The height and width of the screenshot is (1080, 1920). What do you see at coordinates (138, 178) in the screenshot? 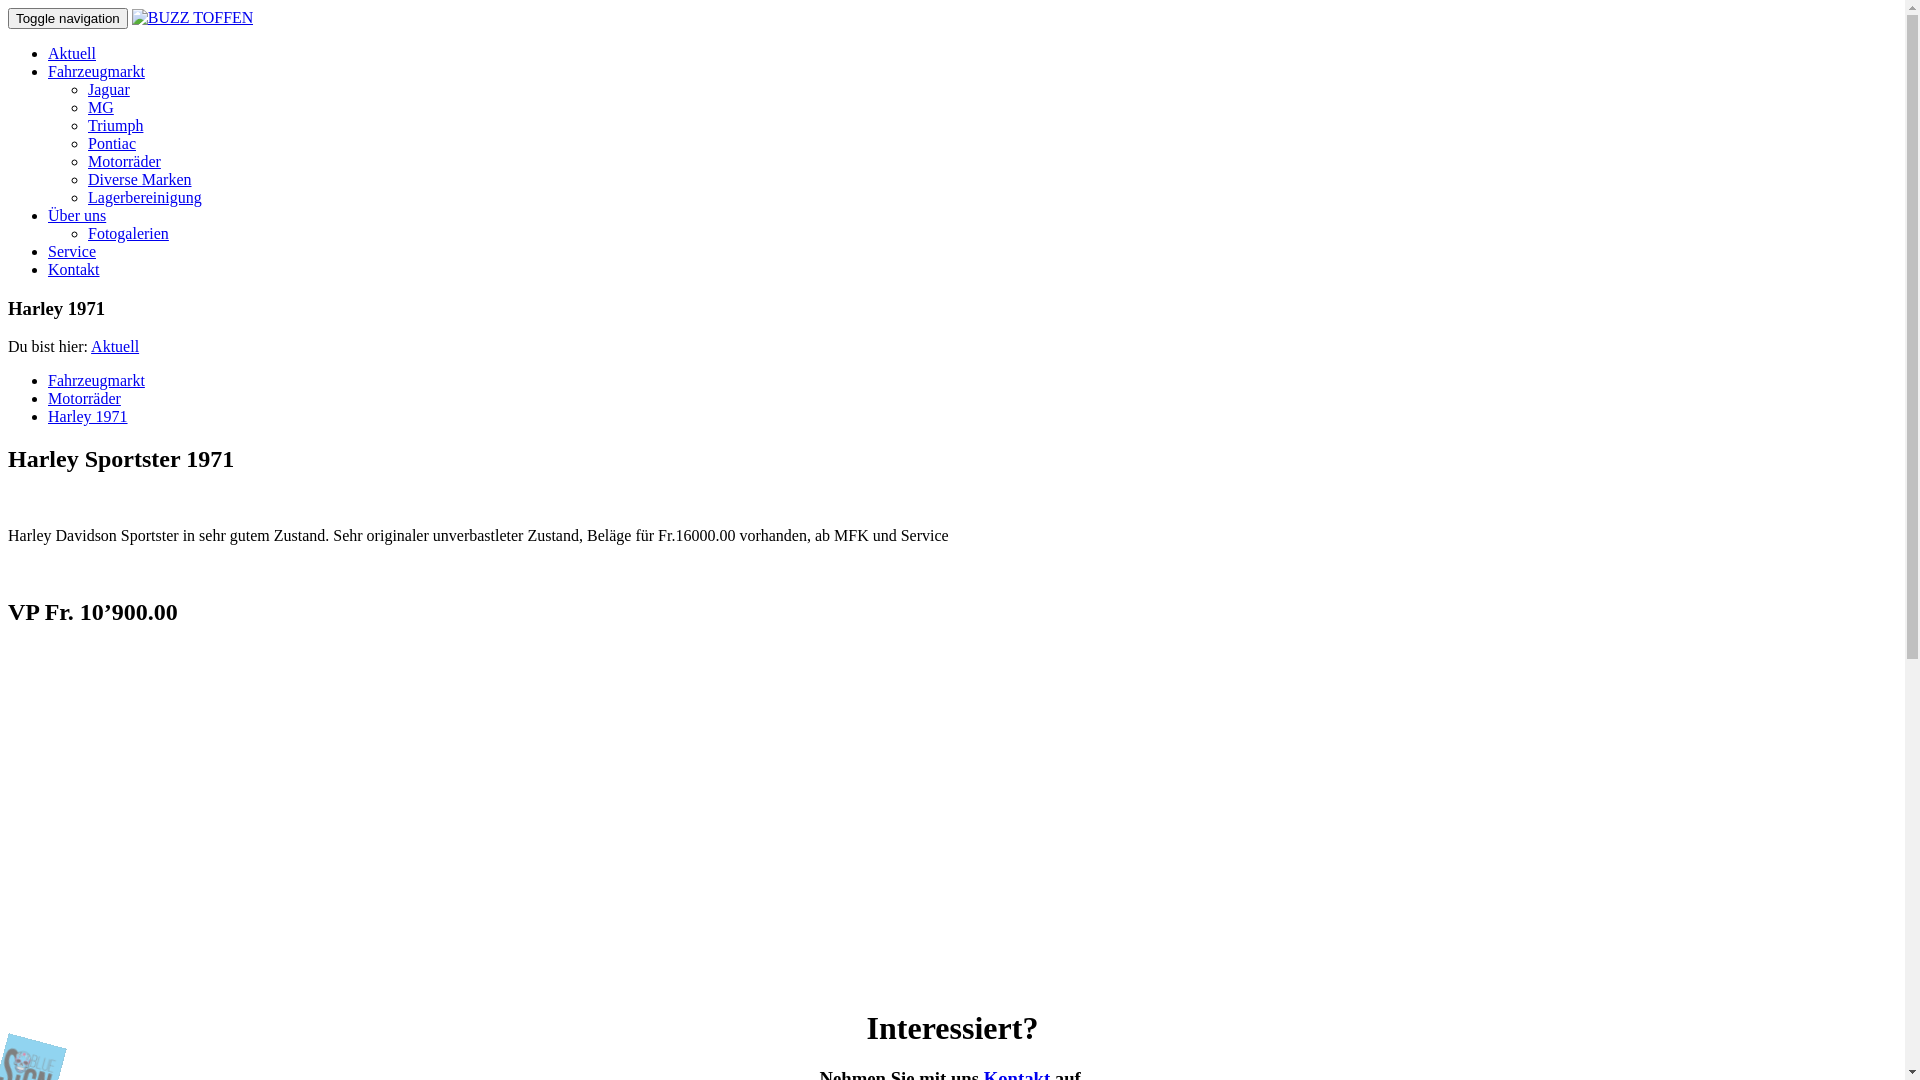
I see `'Diverse Marken'` at bounding box center [138, 178].